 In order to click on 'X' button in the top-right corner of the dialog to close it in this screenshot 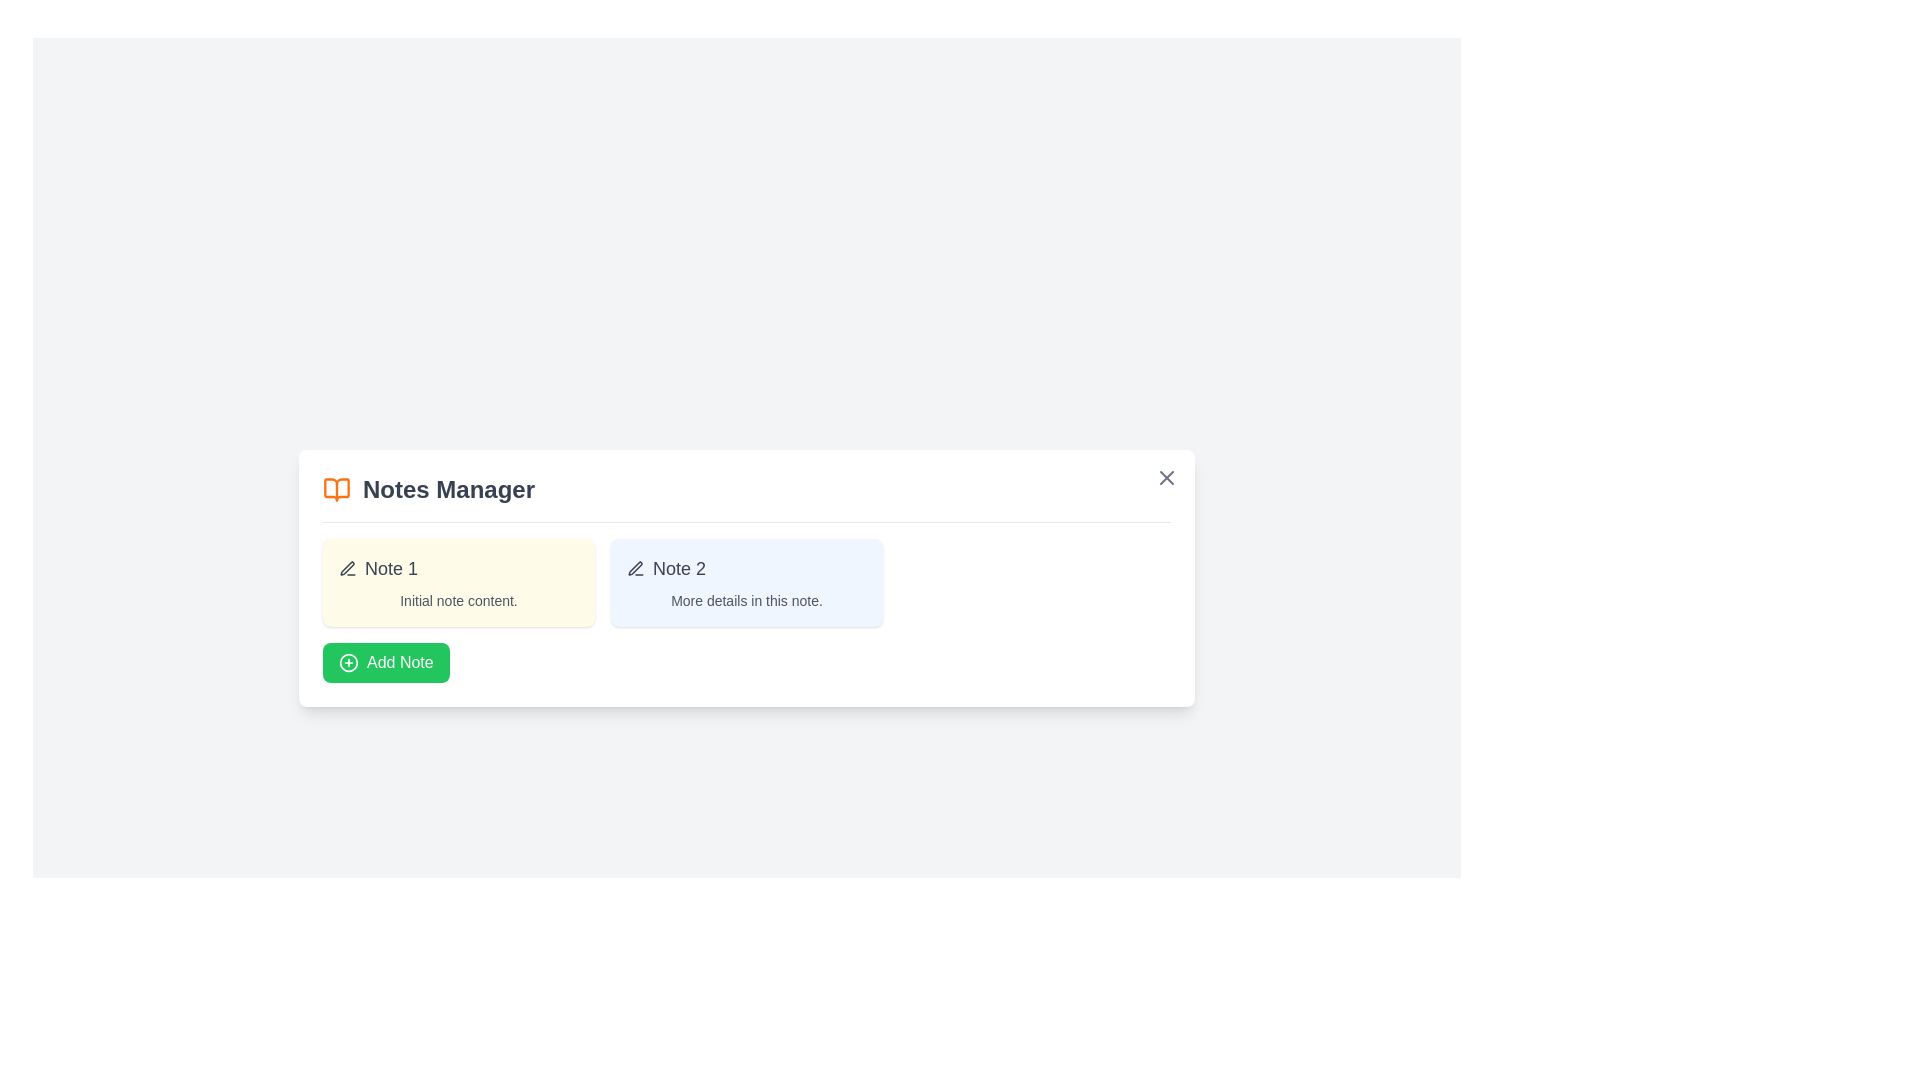, I will do `click(1166, 477)`.